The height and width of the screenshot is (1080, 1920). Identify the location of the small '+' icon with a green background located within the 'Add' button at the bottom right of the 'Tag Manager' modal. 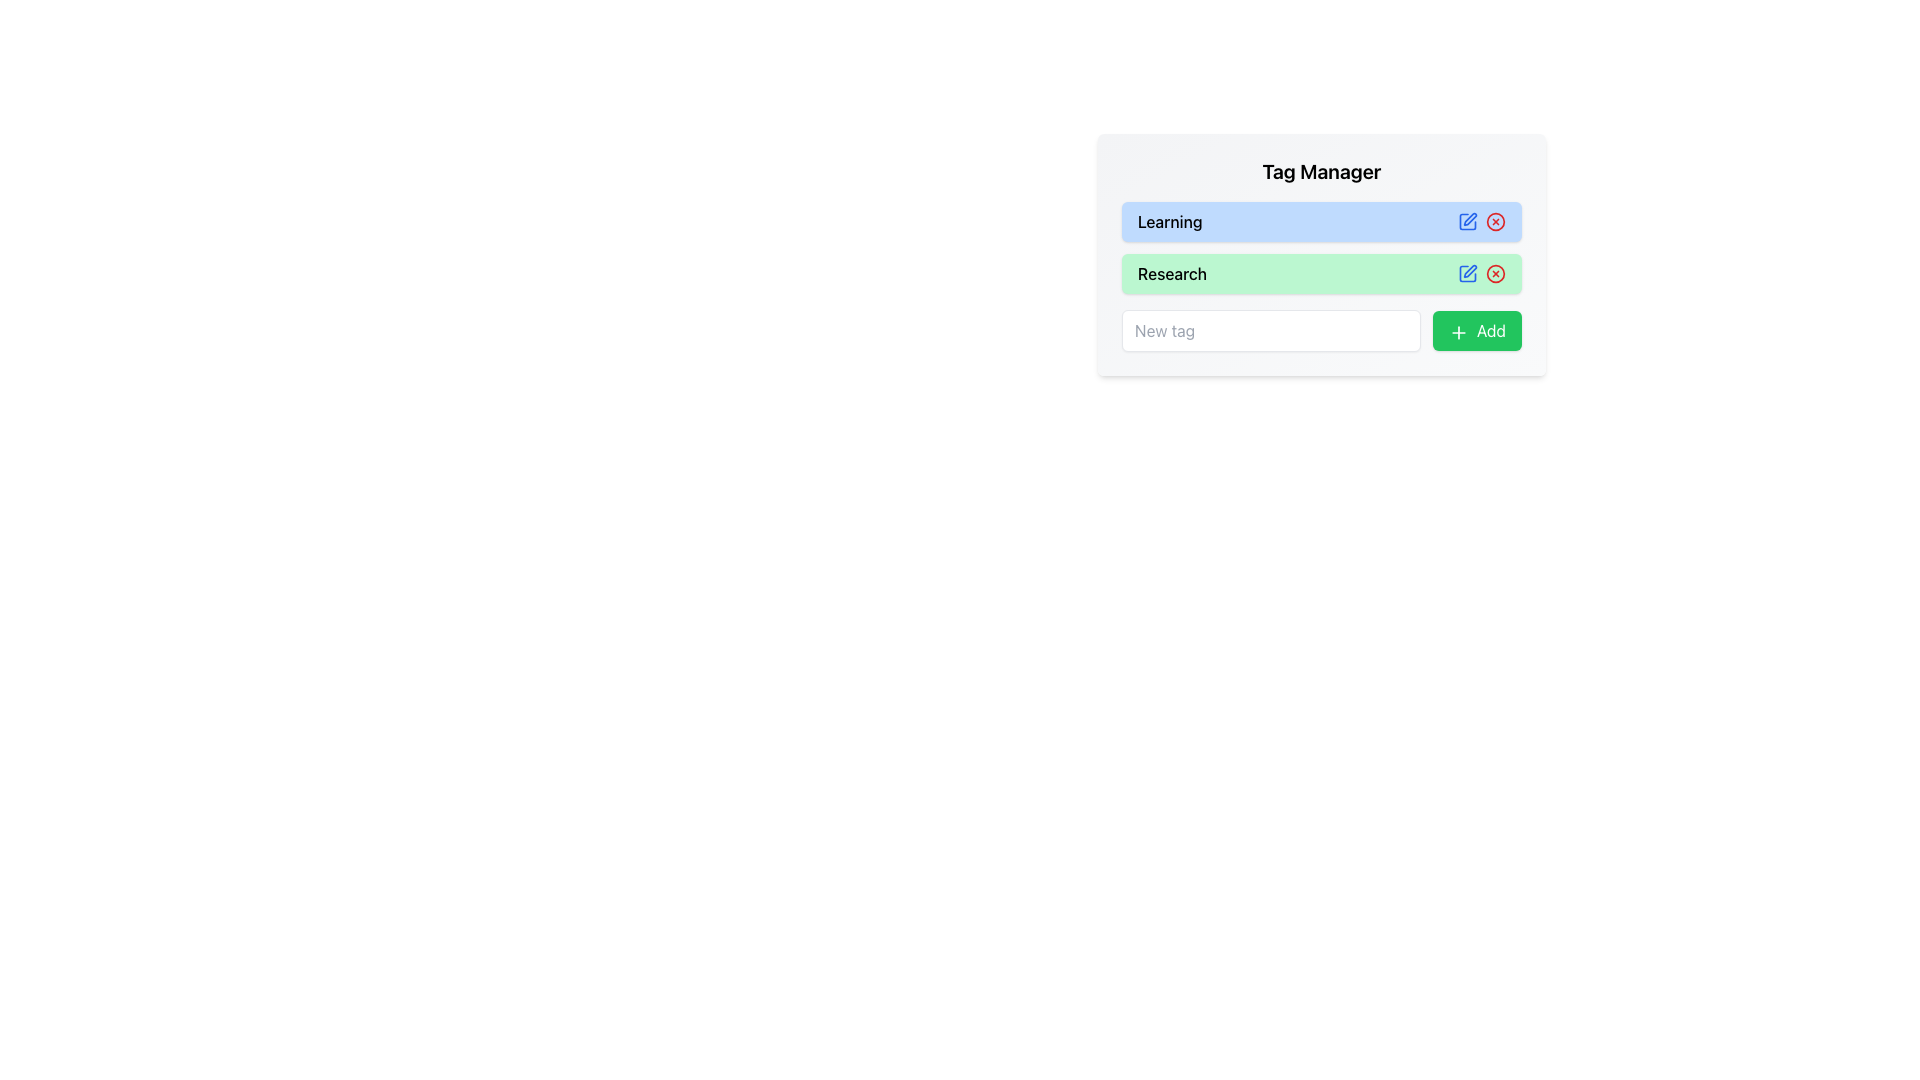
(1458, 331).